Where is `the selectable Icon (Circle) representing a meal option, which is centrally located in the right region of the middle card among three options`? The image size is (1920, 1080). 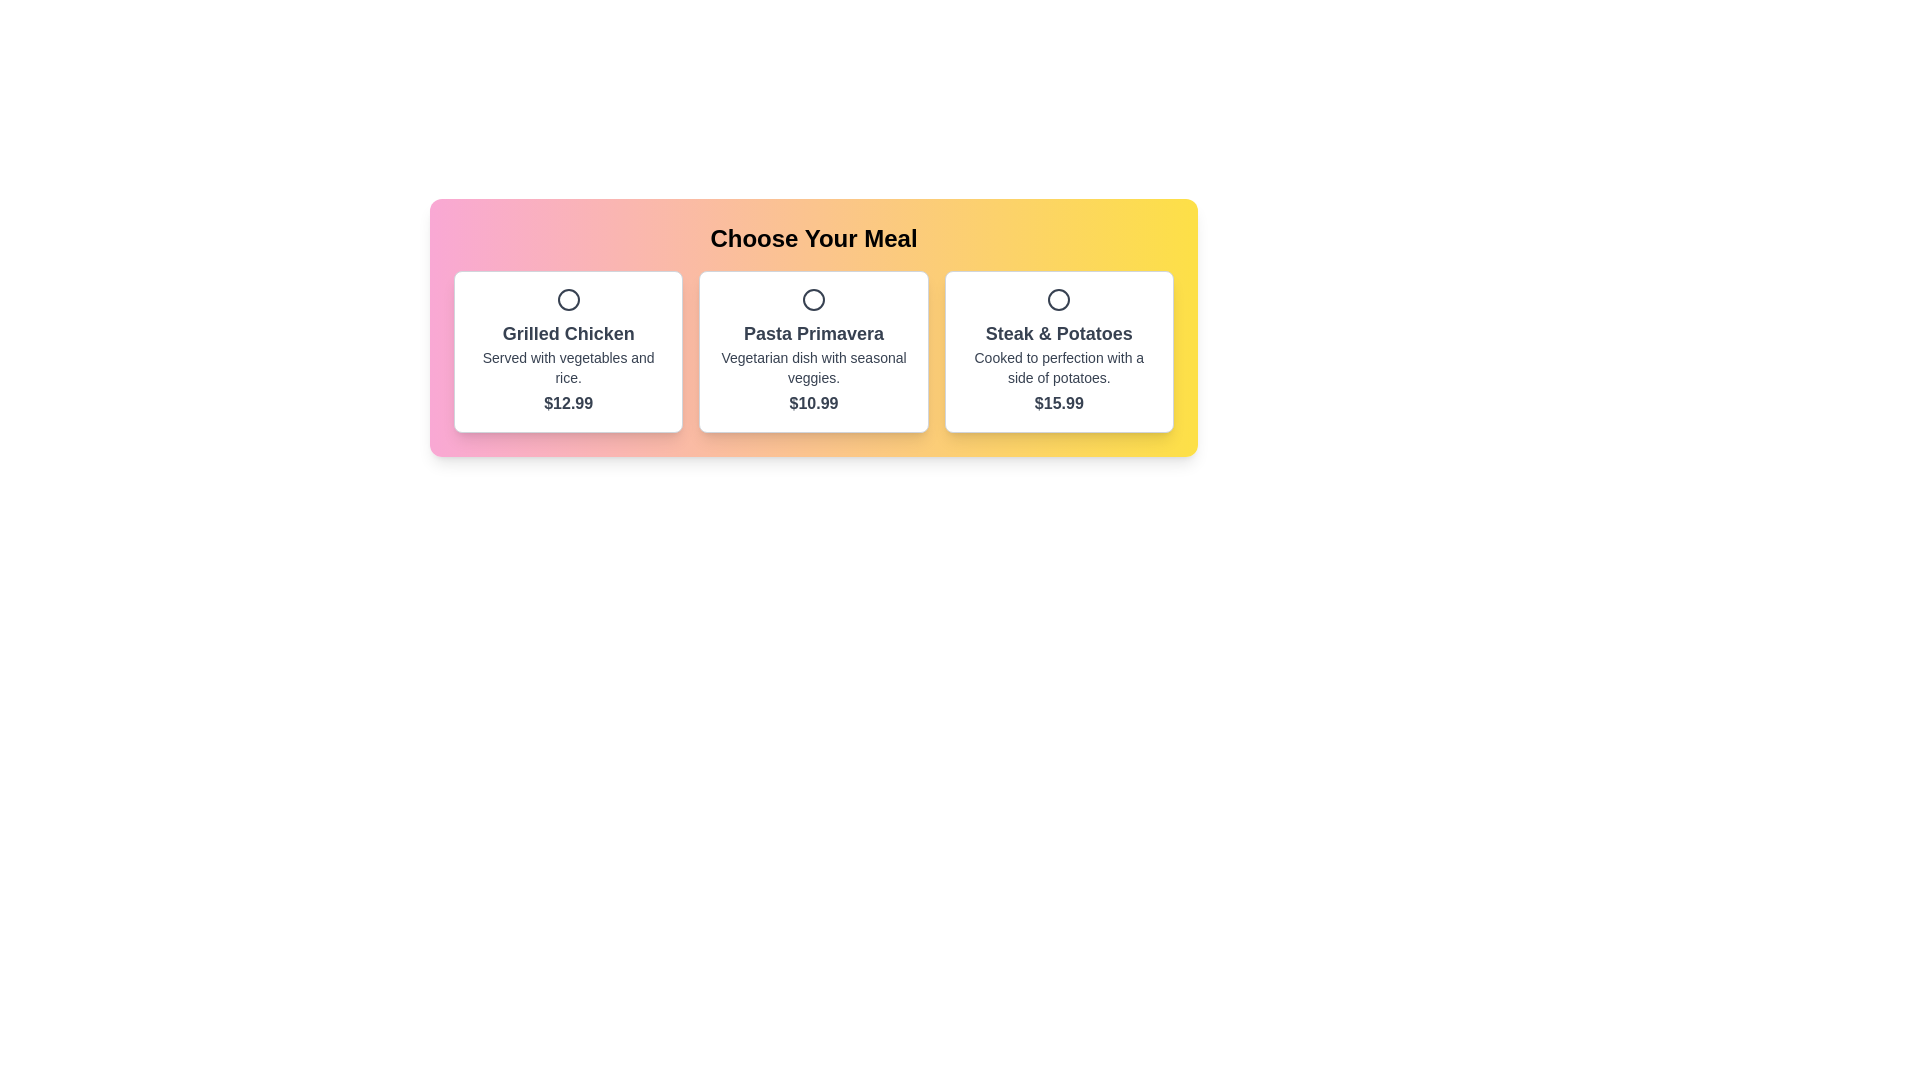
the selectable Icon (Circle) representing a meal option, which is centrally located in the right region of the middle card among three options is located at coordinates (813, 300).